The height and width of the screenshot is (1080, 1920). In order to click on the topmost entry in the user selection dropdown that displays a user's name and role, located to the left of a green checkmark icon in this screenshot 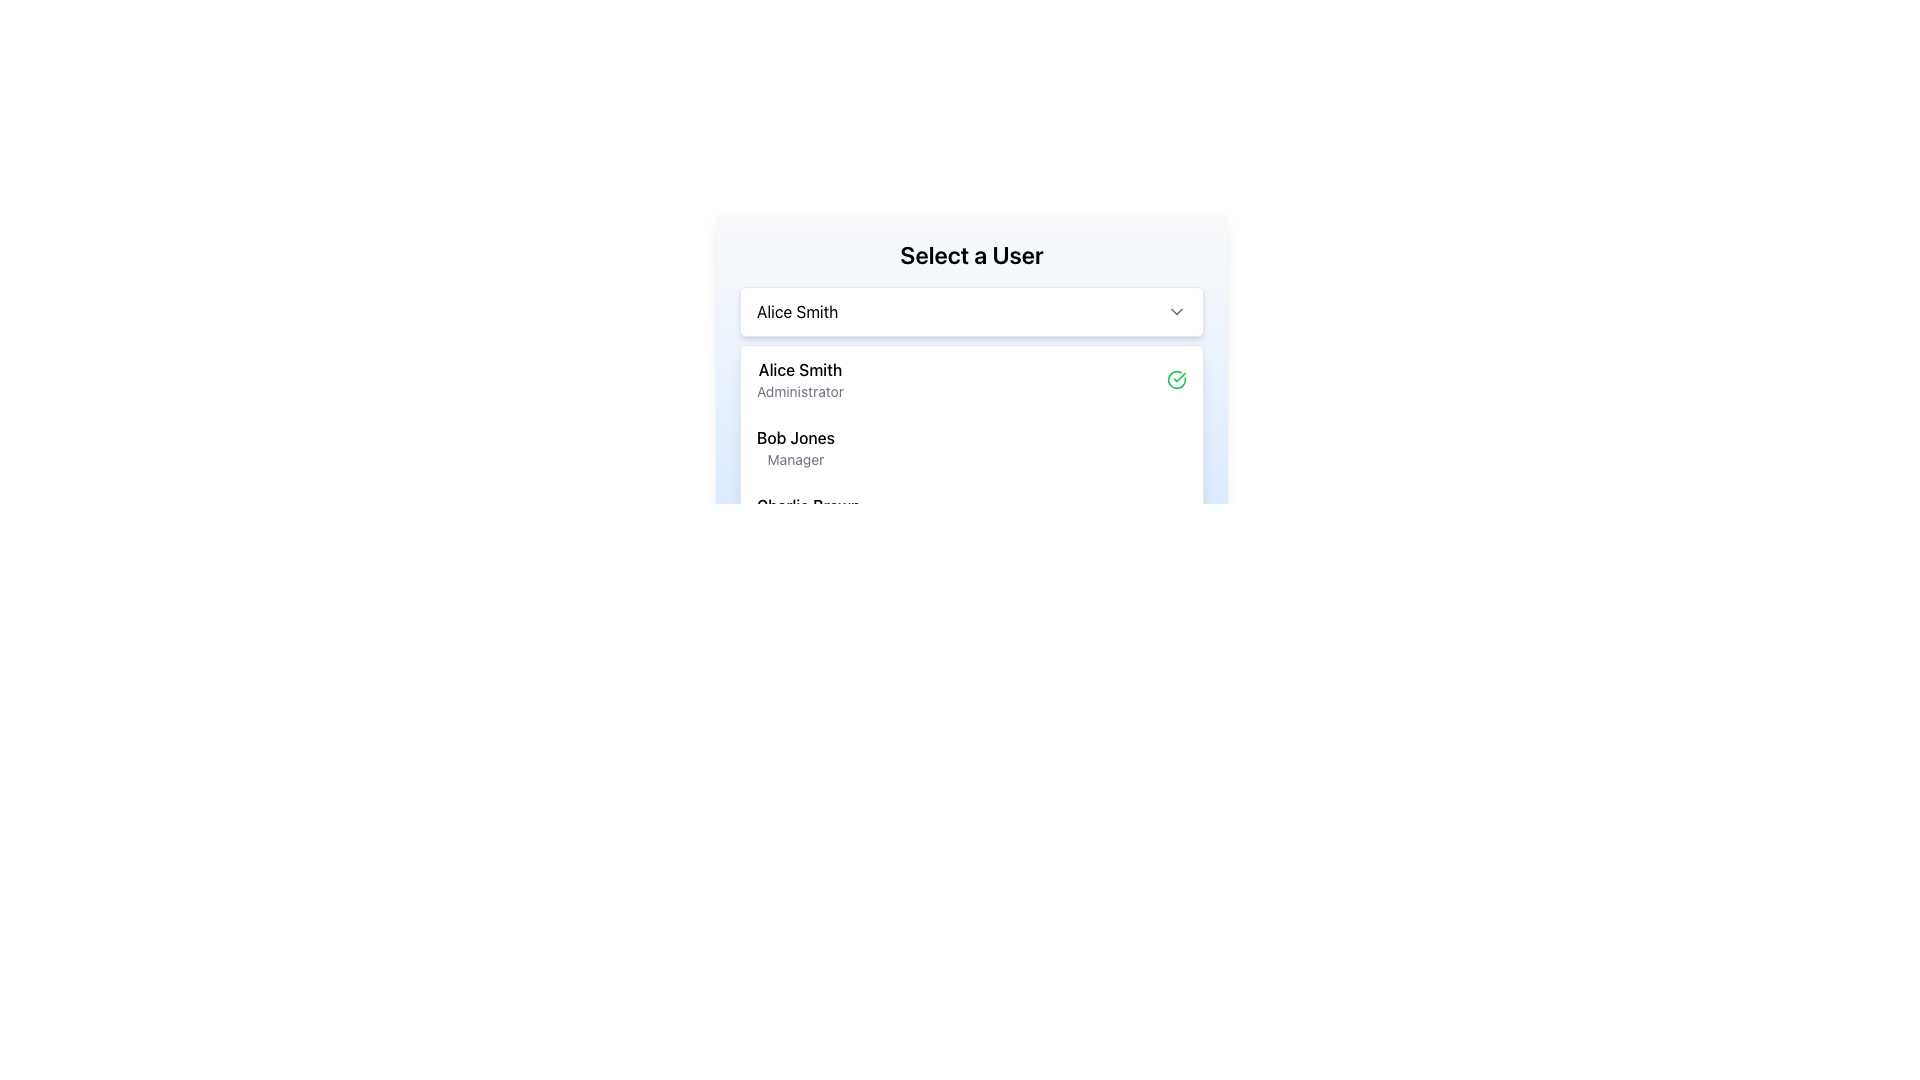, I will do `click(800, 380)`.